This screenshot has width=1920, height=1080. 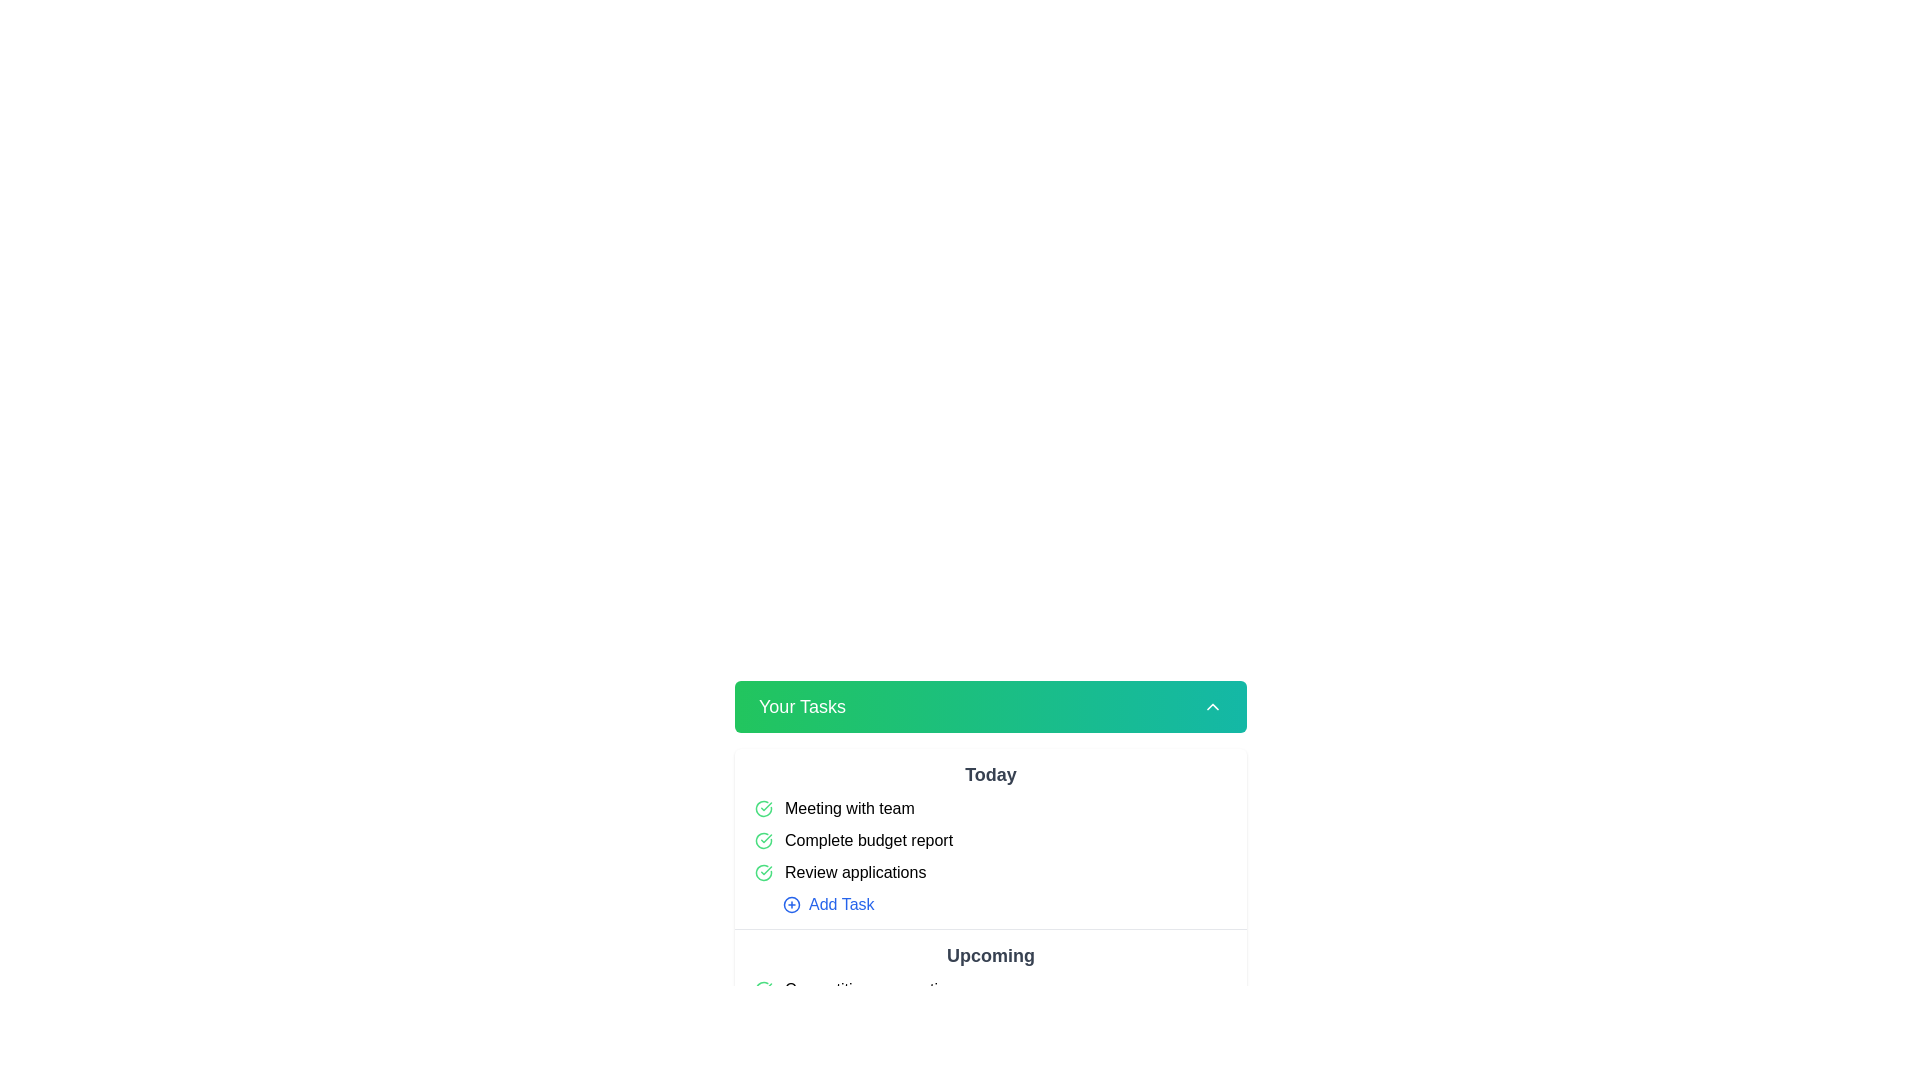 What do you see at coordinates (855, 871) in the screenshot?
I see `the 'Review applications' text label in the 'Your Tasks' section` at bounding box center [855, 871].